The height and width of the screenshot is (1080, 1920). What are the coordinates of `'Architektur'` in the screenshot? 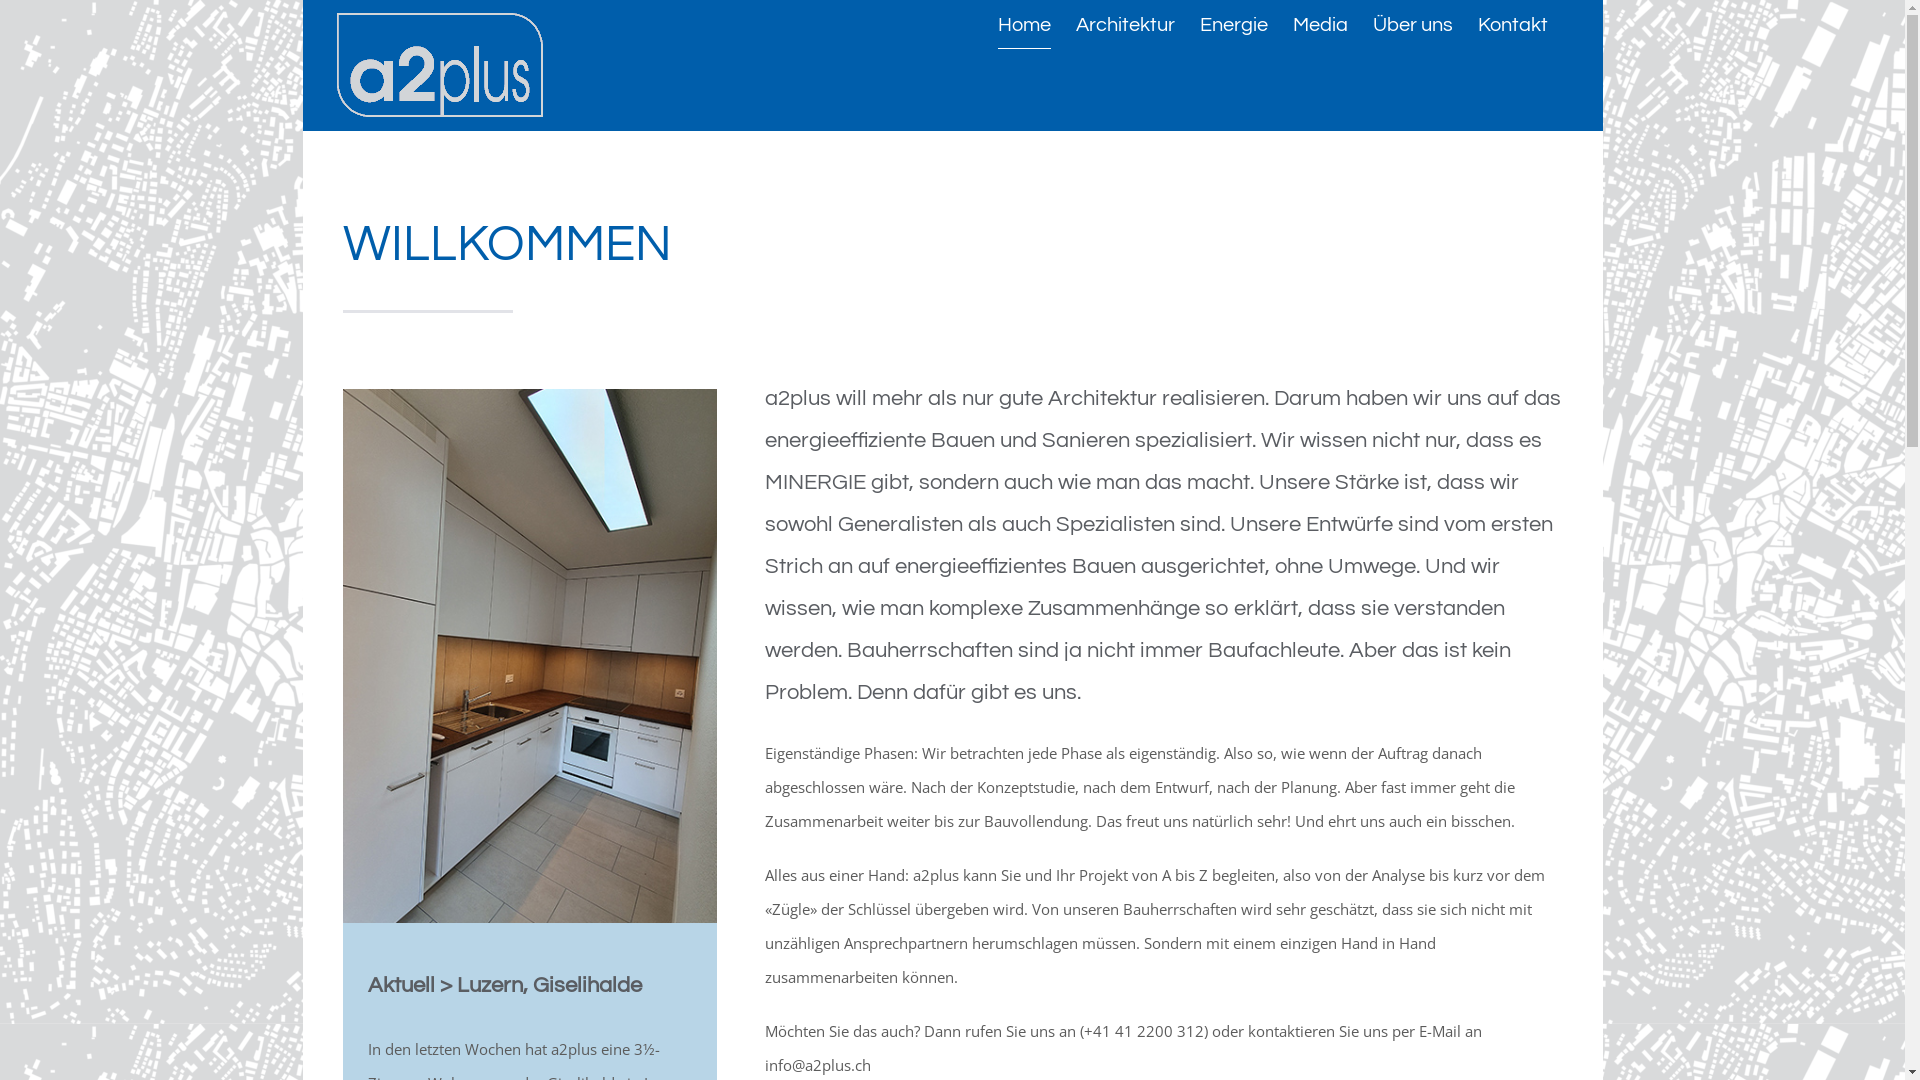 It's located at (1074, 24).